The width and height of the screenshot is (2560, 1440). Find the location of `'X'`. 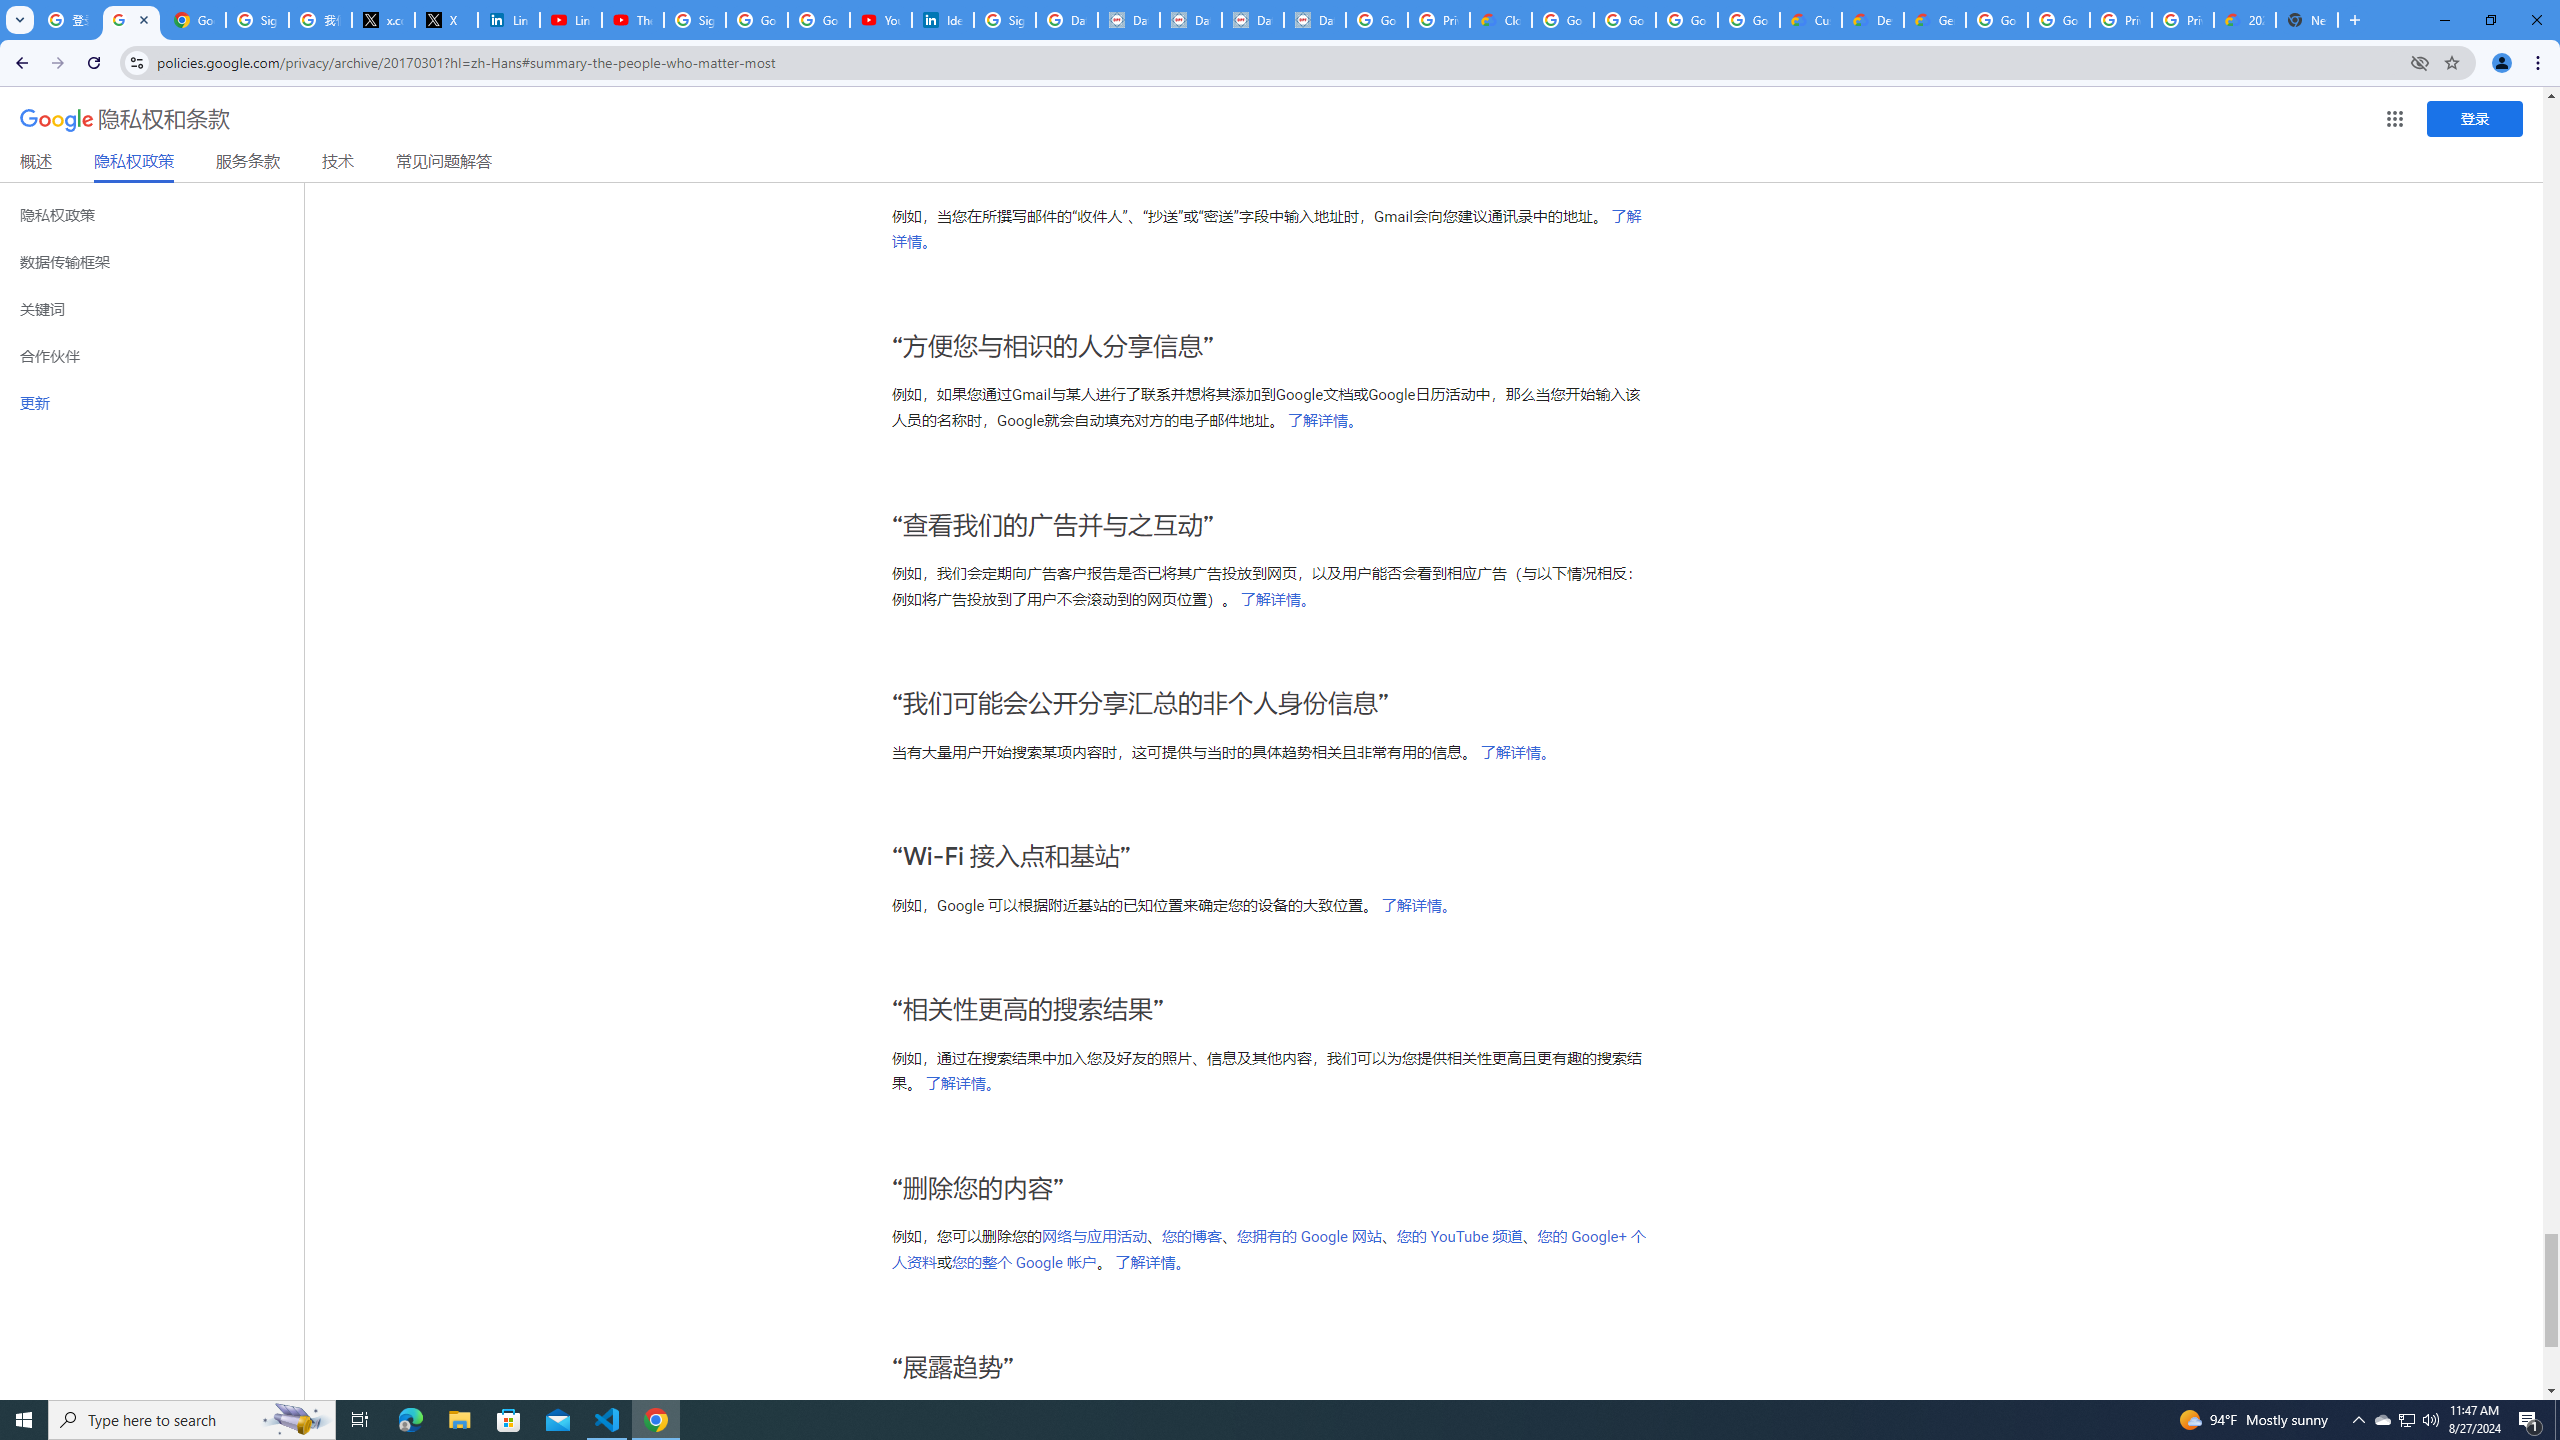

'X' is located at coordinates (445, 19).